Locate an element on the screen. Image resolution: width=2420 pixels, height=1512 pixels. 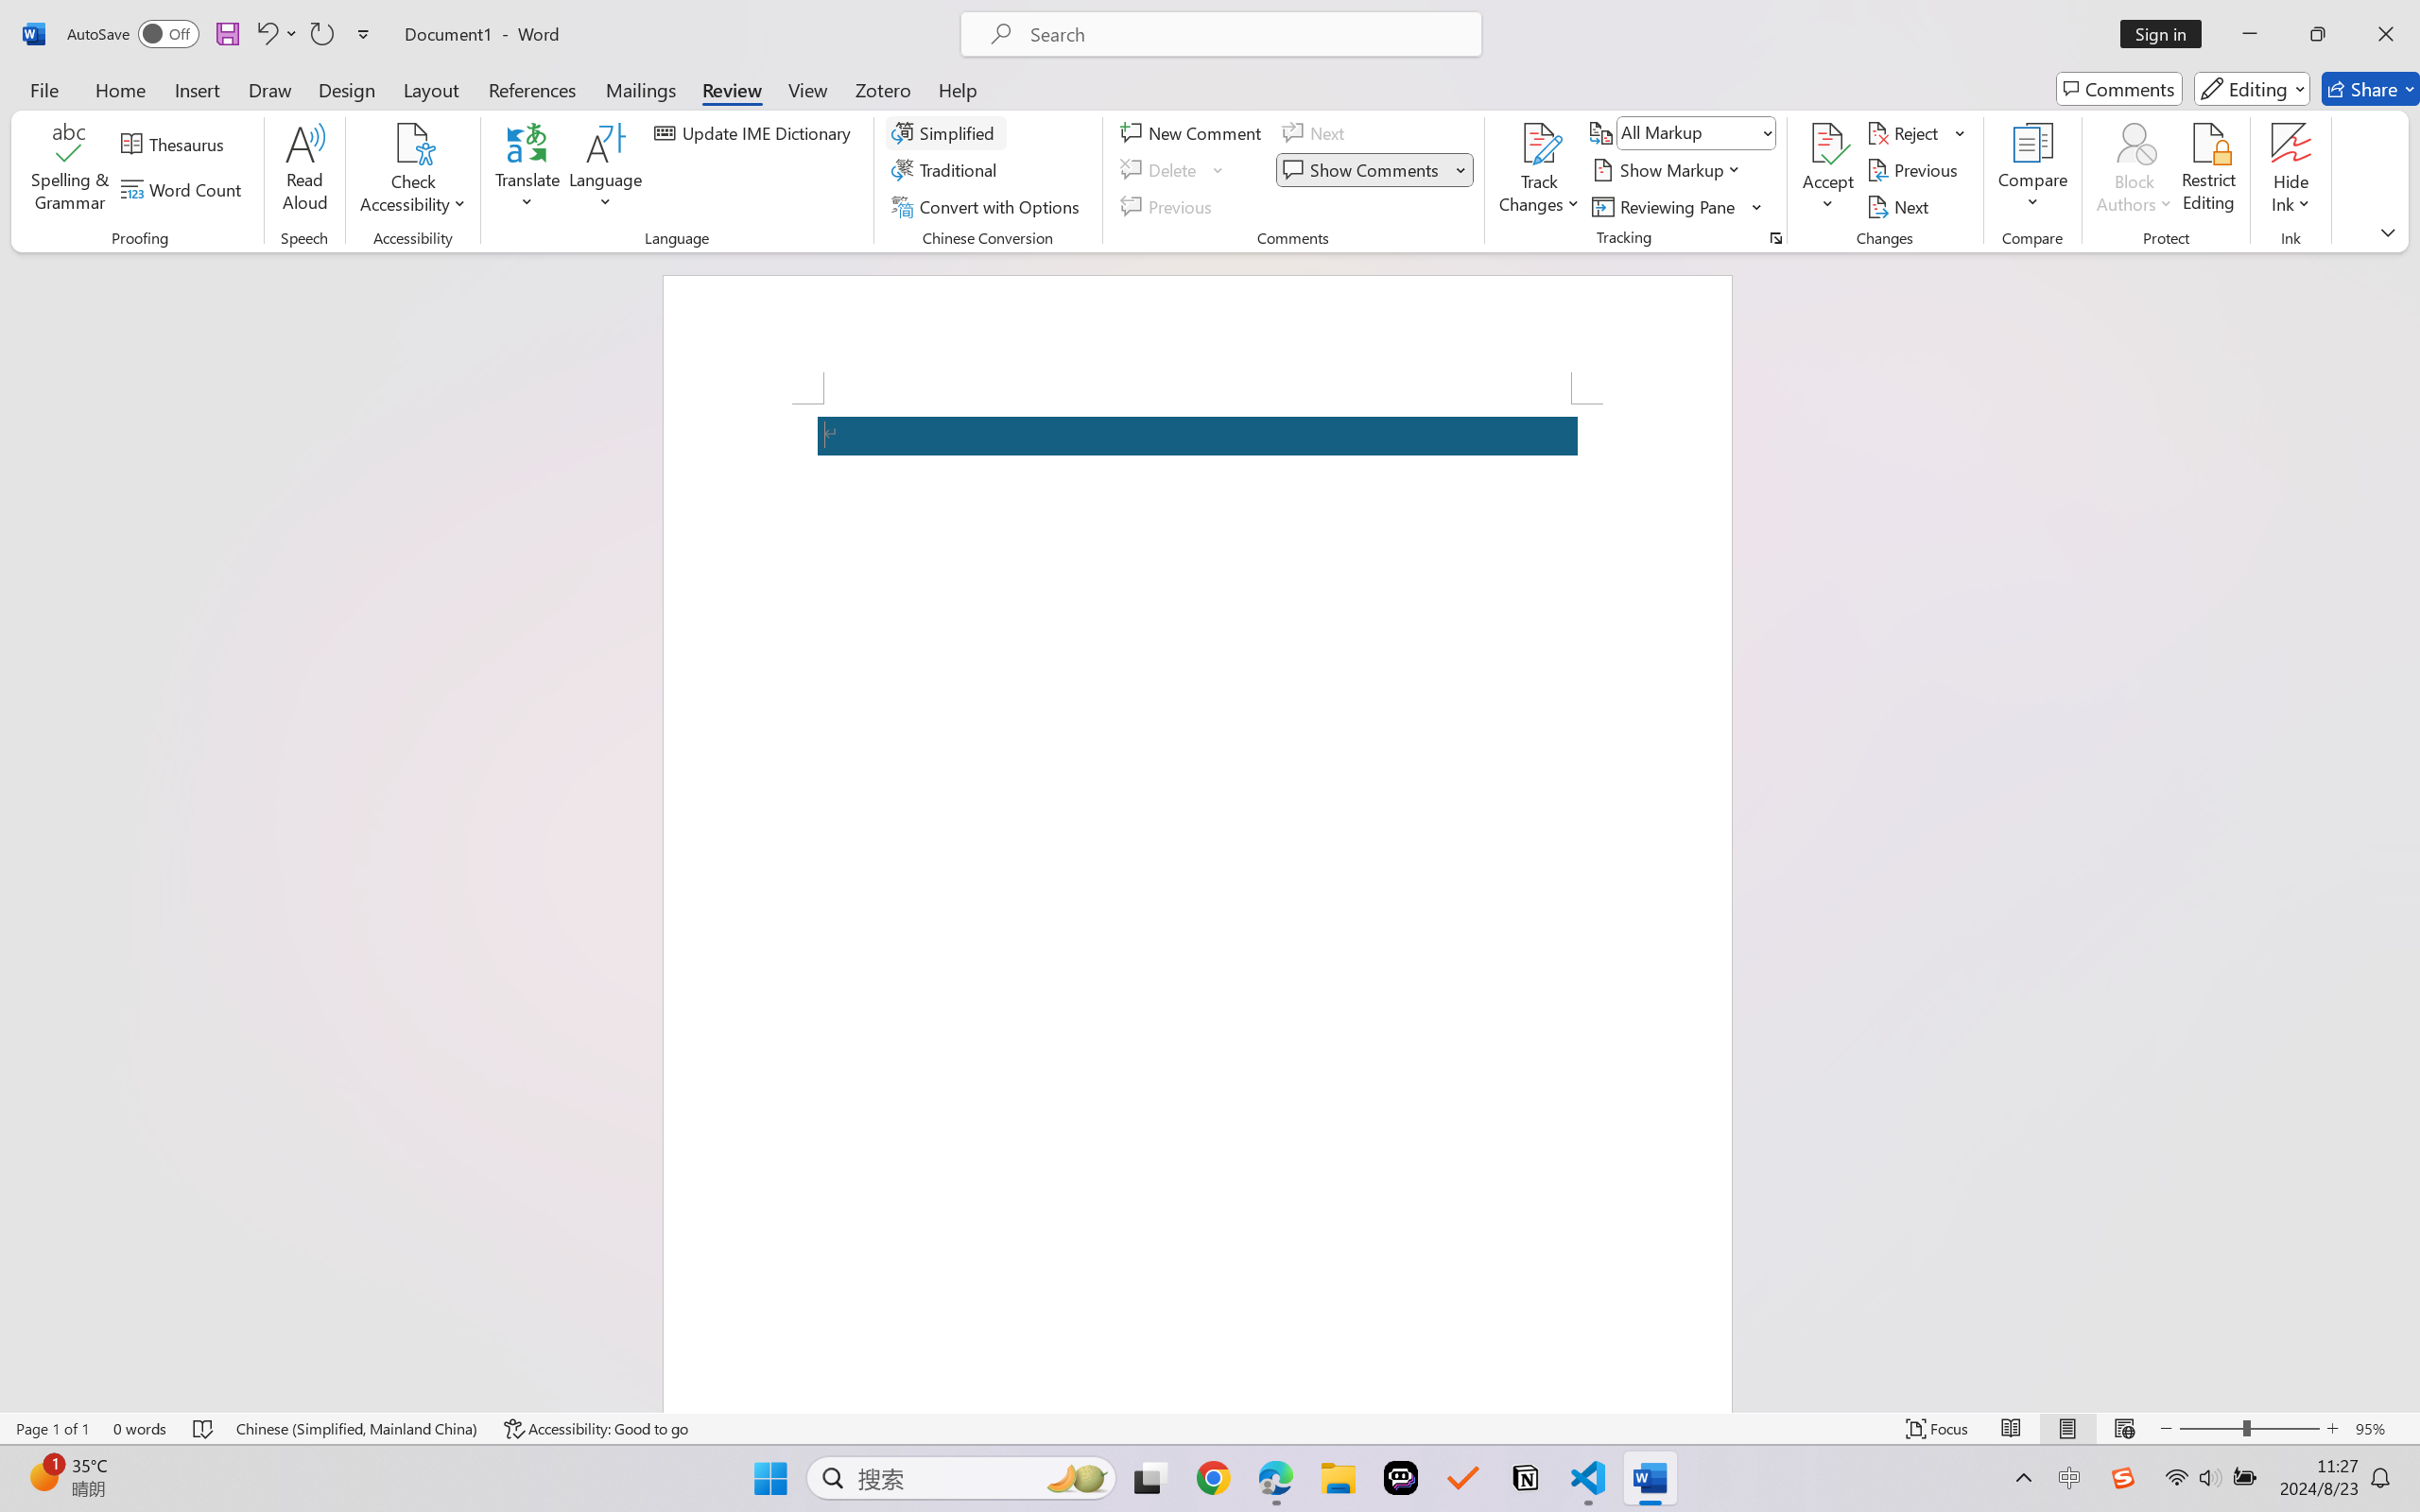
'Reviewing Pane' is located at coordinates (1677, 207).